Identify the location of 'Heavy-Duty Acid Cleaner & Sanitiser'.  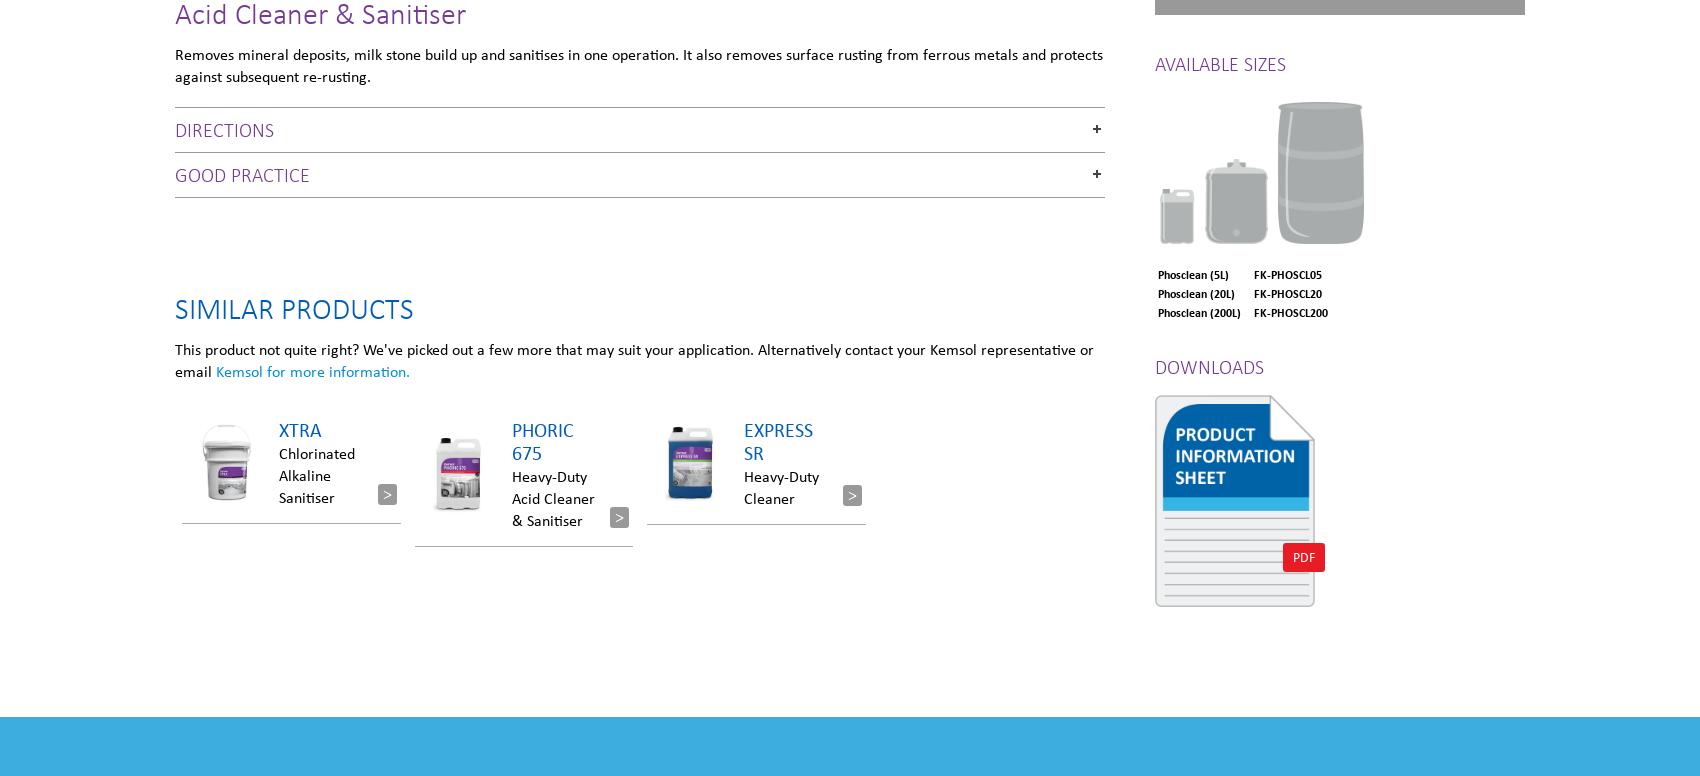
(511, 497).